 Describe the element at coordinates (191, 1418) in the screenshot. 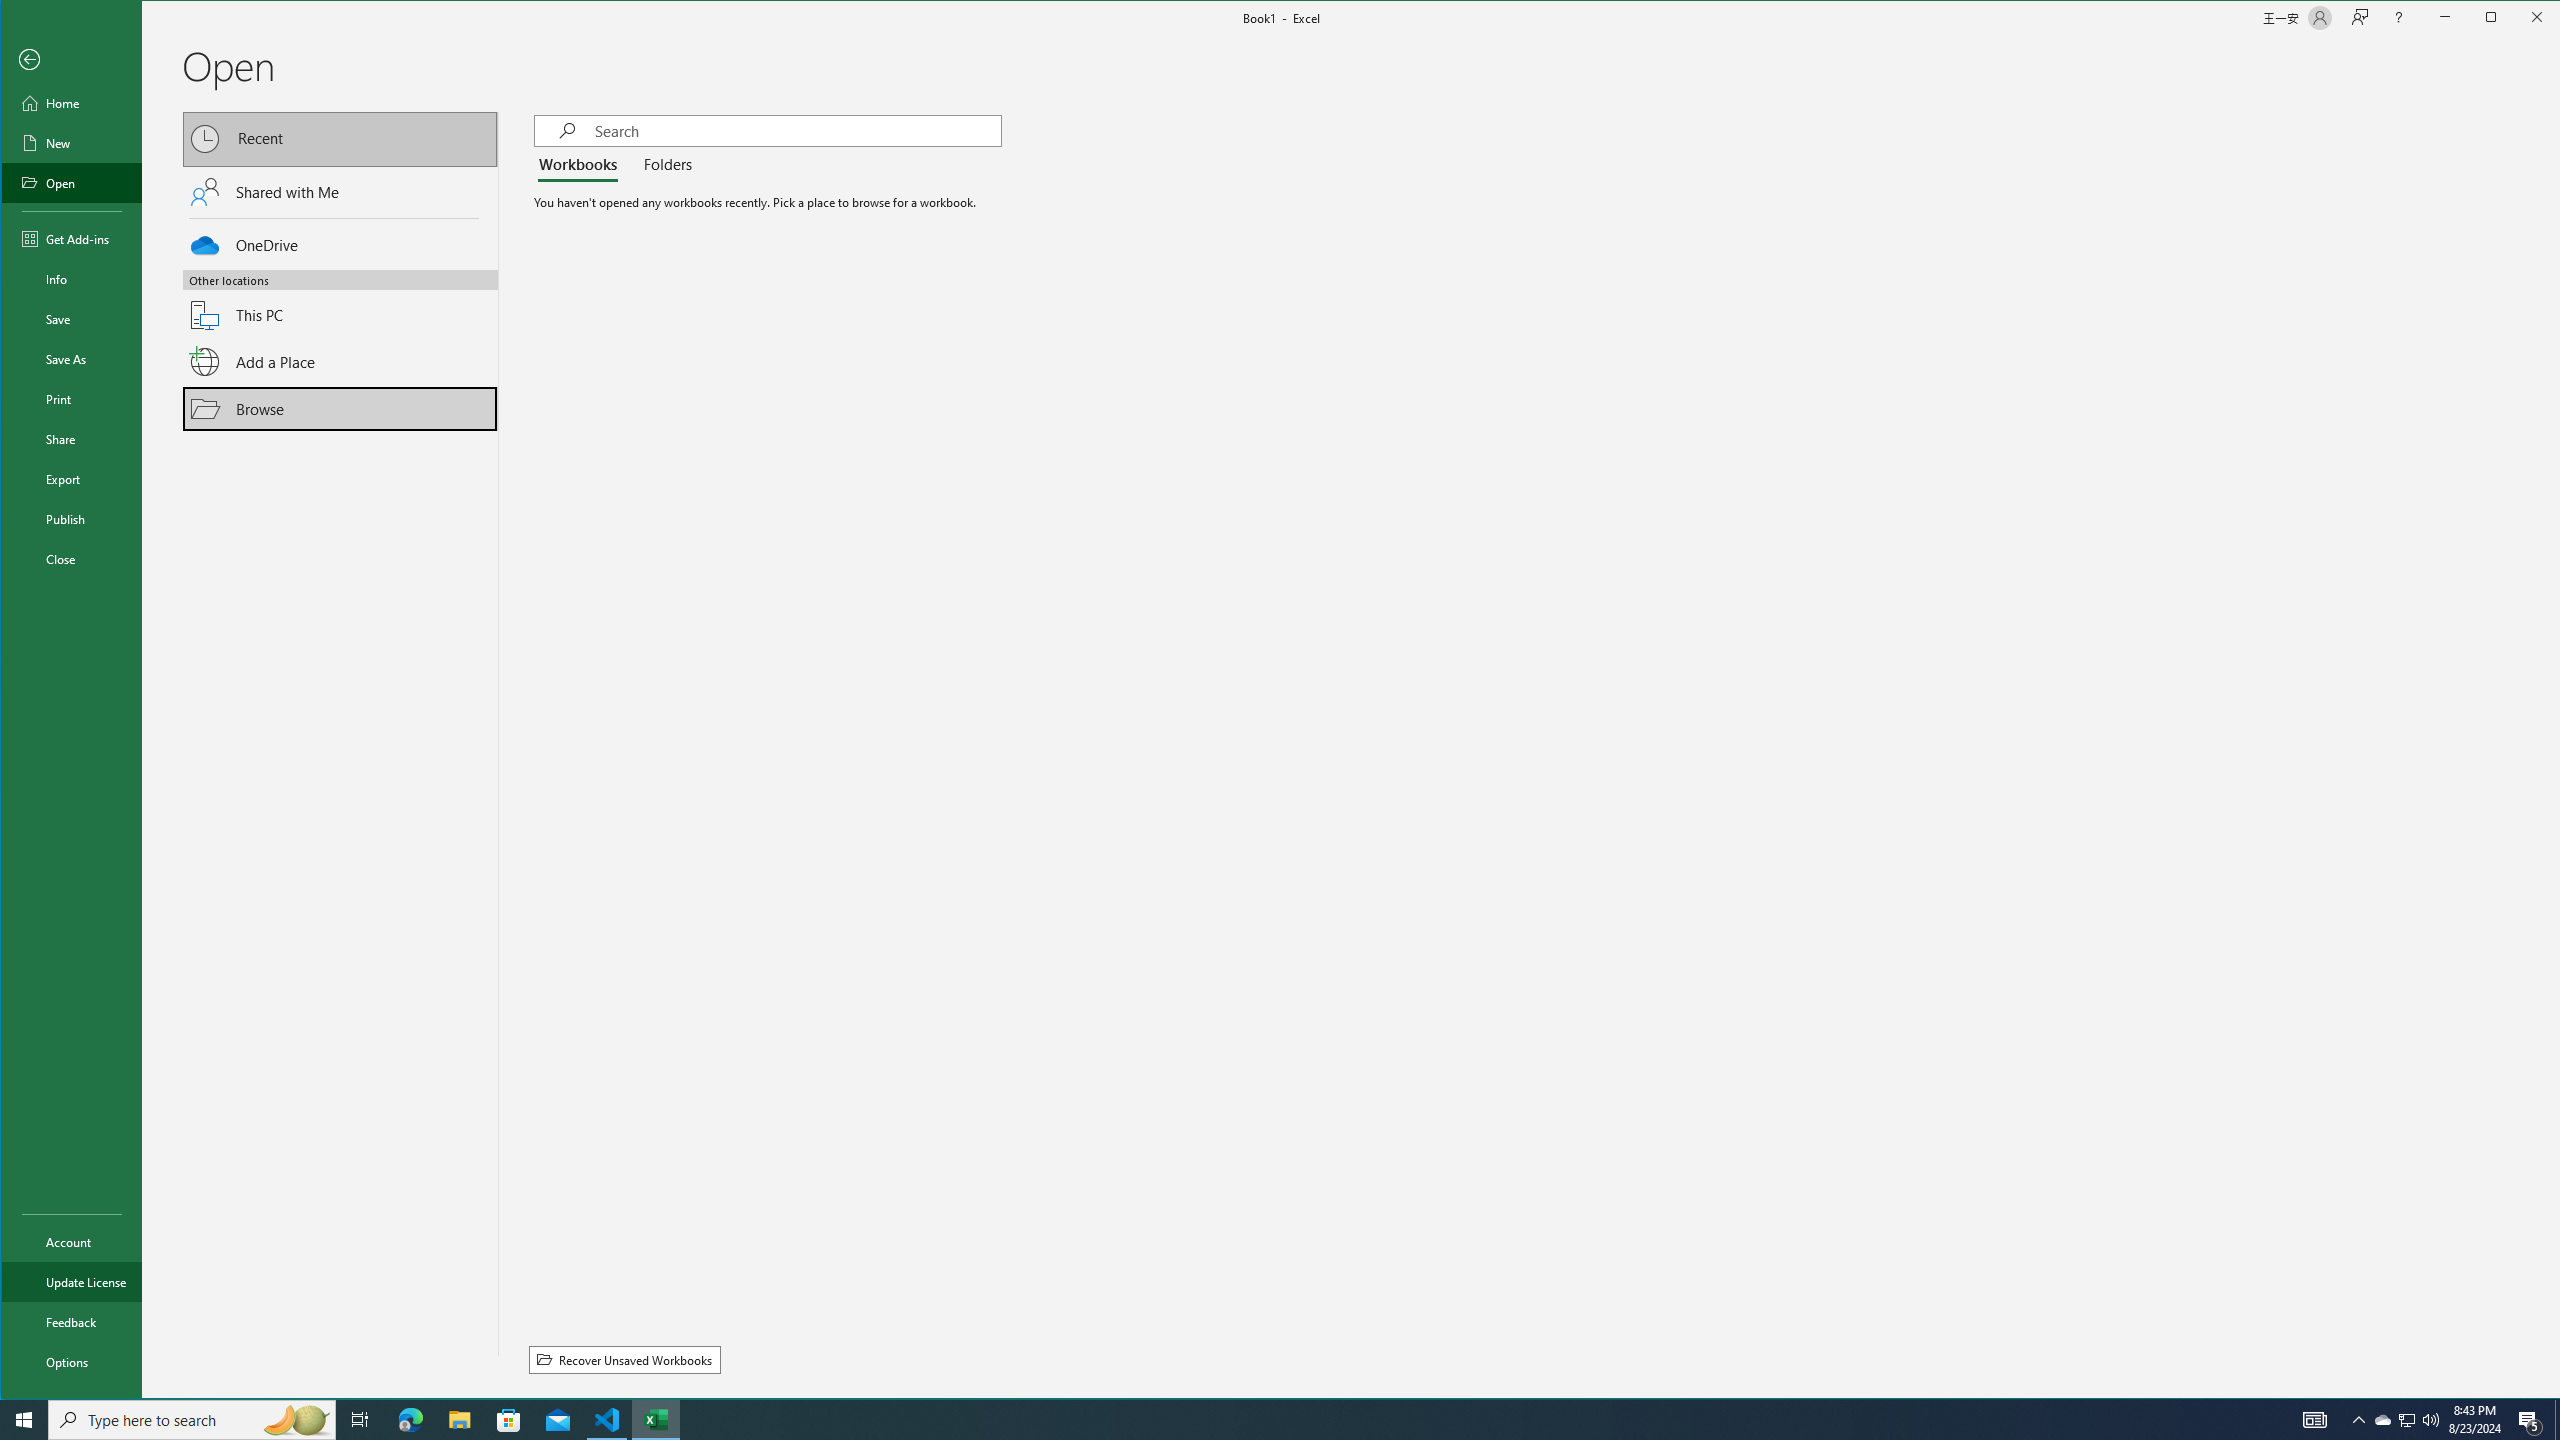

I see `'Type here to search'` at that location.